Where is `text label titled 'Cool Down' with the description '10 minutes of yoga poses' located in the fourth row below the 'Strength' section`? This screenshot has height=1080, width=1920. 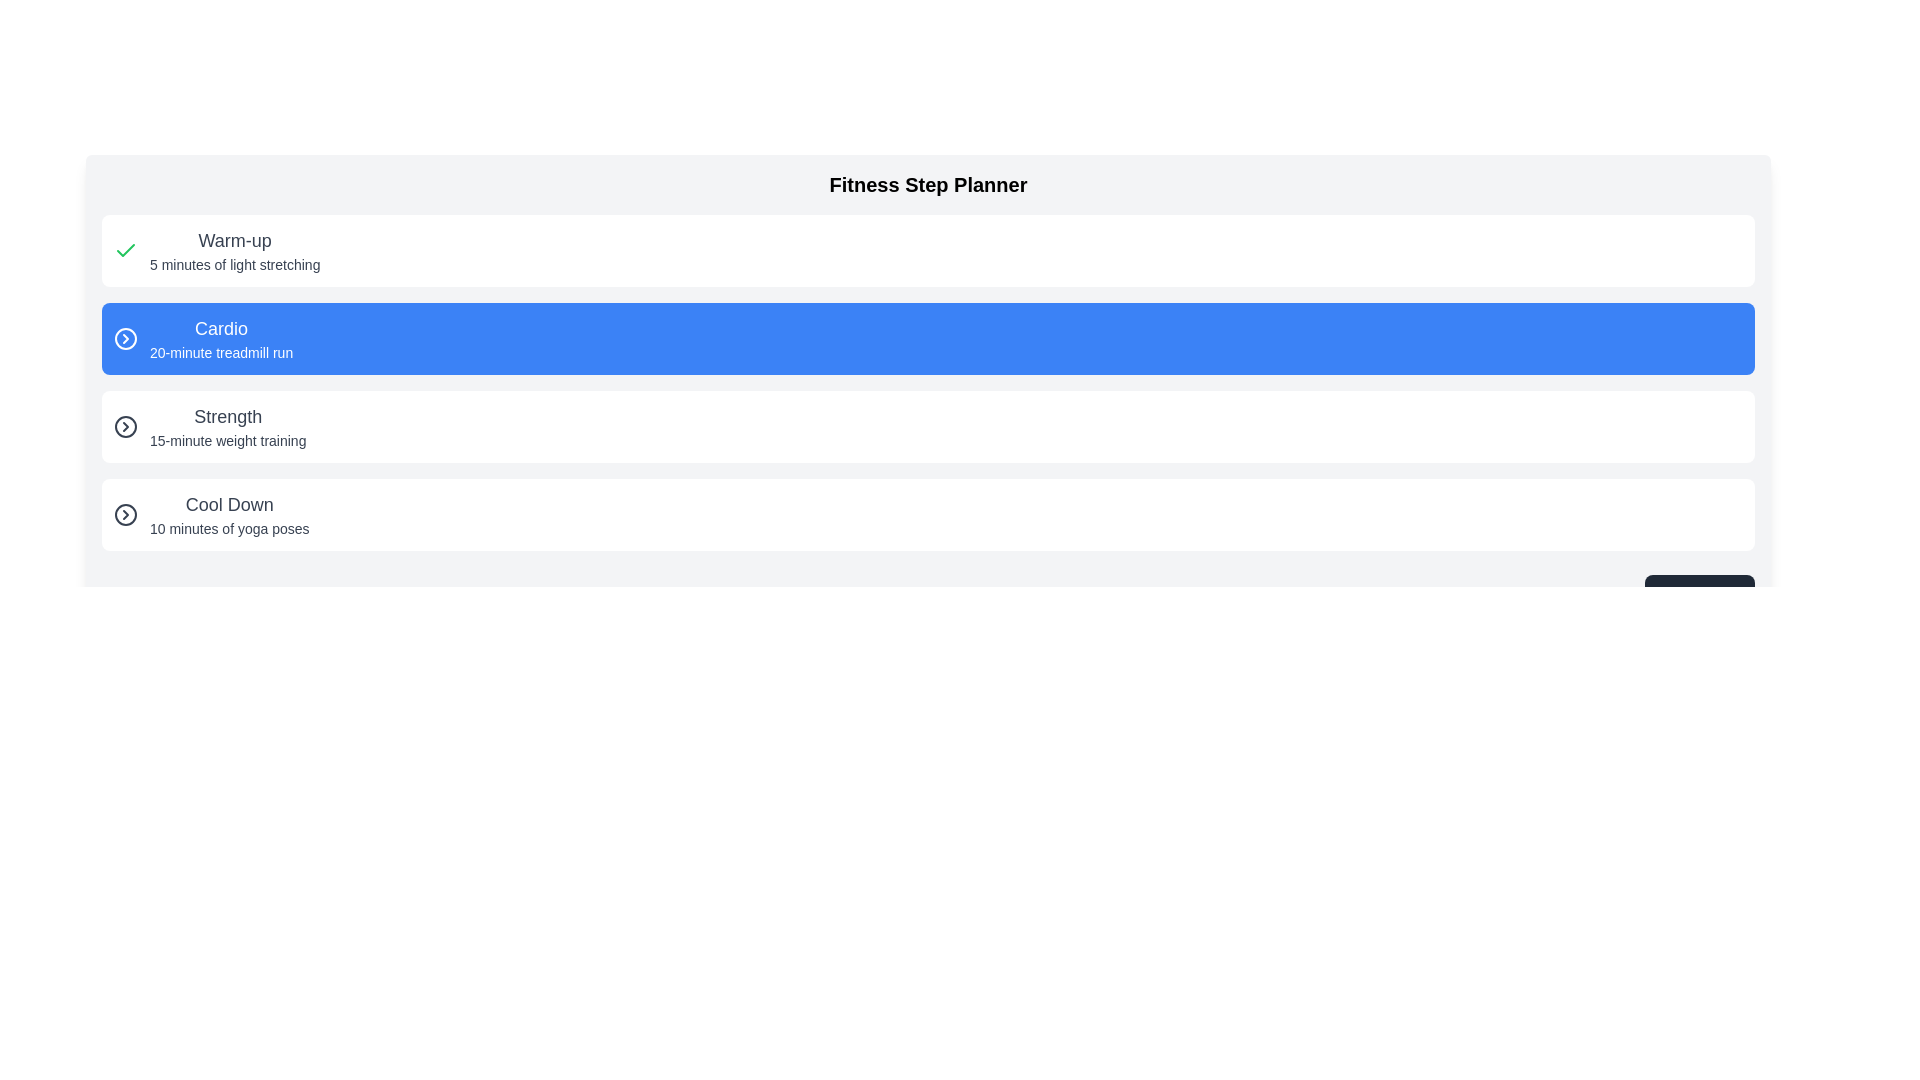 text label titled 'Cool Down' with the description '10 minutes of yoga poses' located in the fourth row below the 'Strength' section is located at coordinates (229, 514).